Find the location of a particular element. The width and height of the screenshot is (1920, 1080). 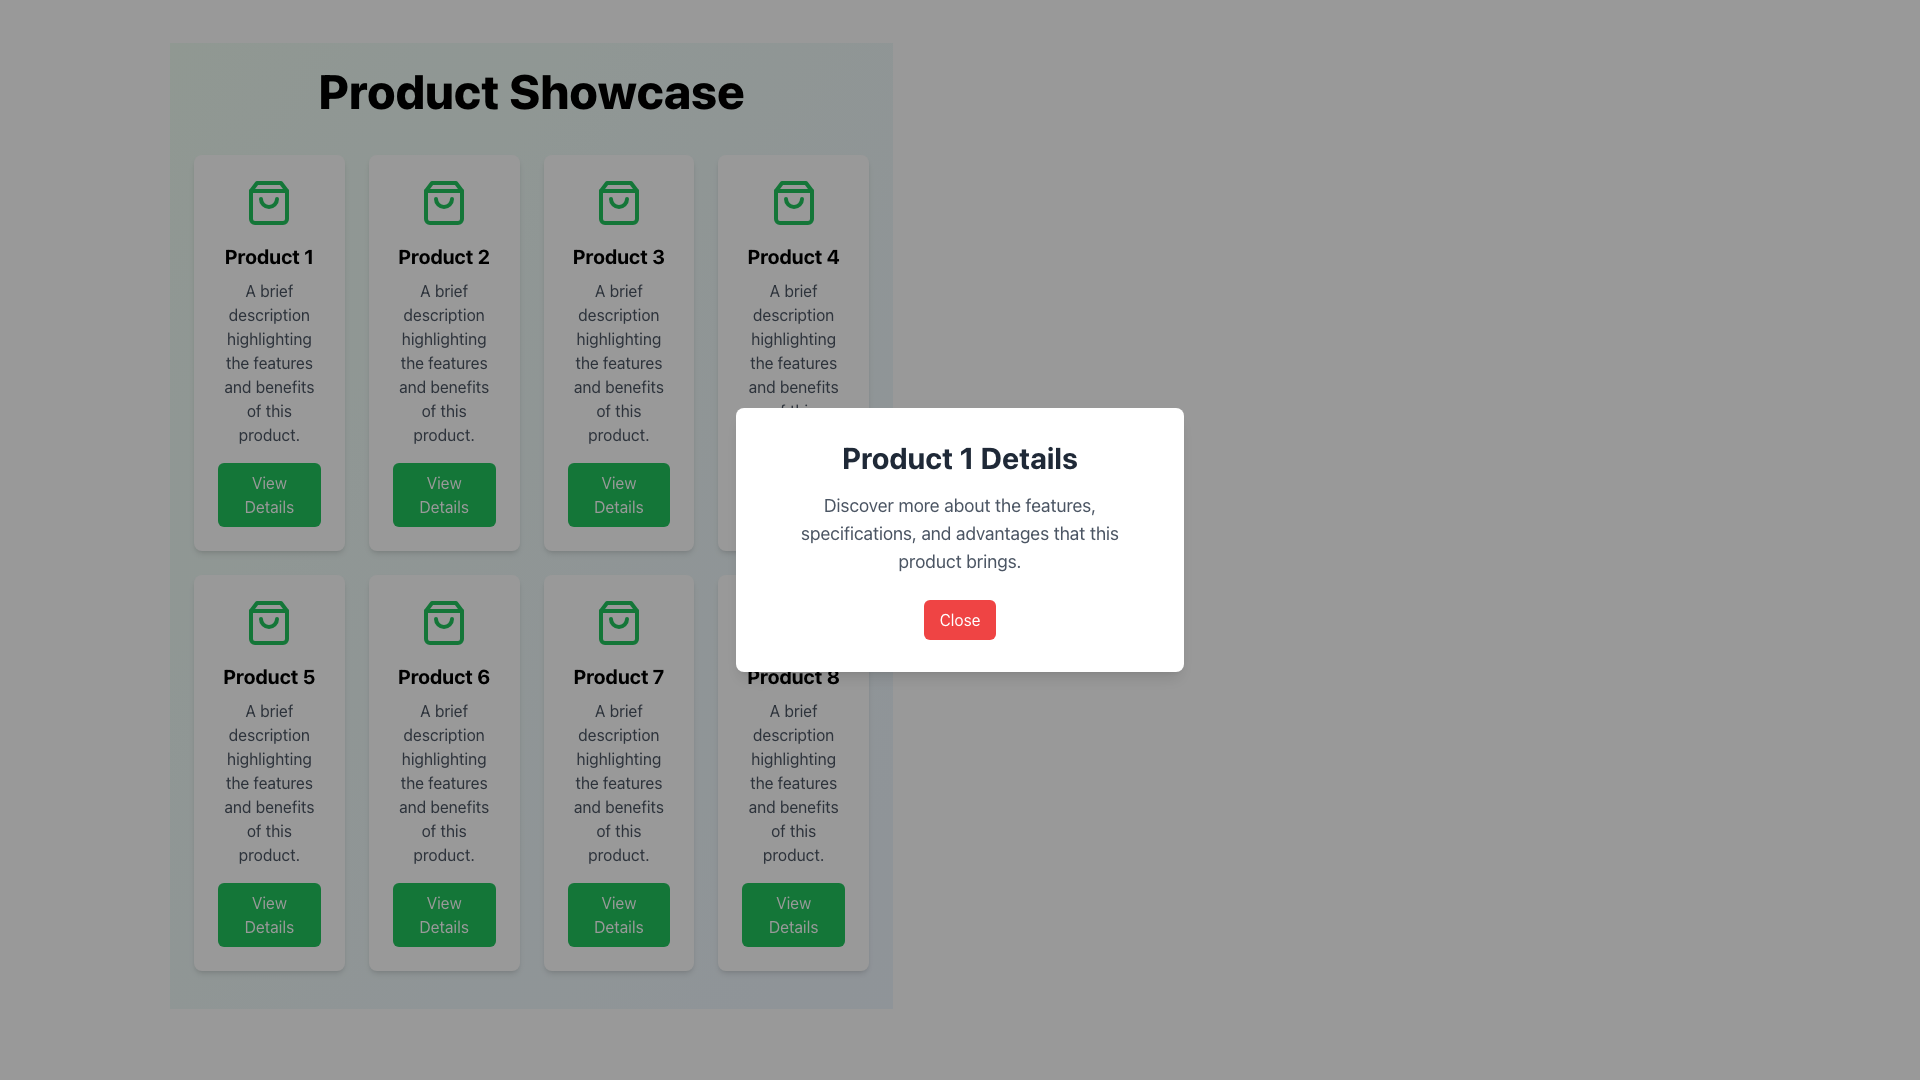

the product listing card for 'Product 5', located in the second row, first column of the grid layout is located at coordinates (268, 771).